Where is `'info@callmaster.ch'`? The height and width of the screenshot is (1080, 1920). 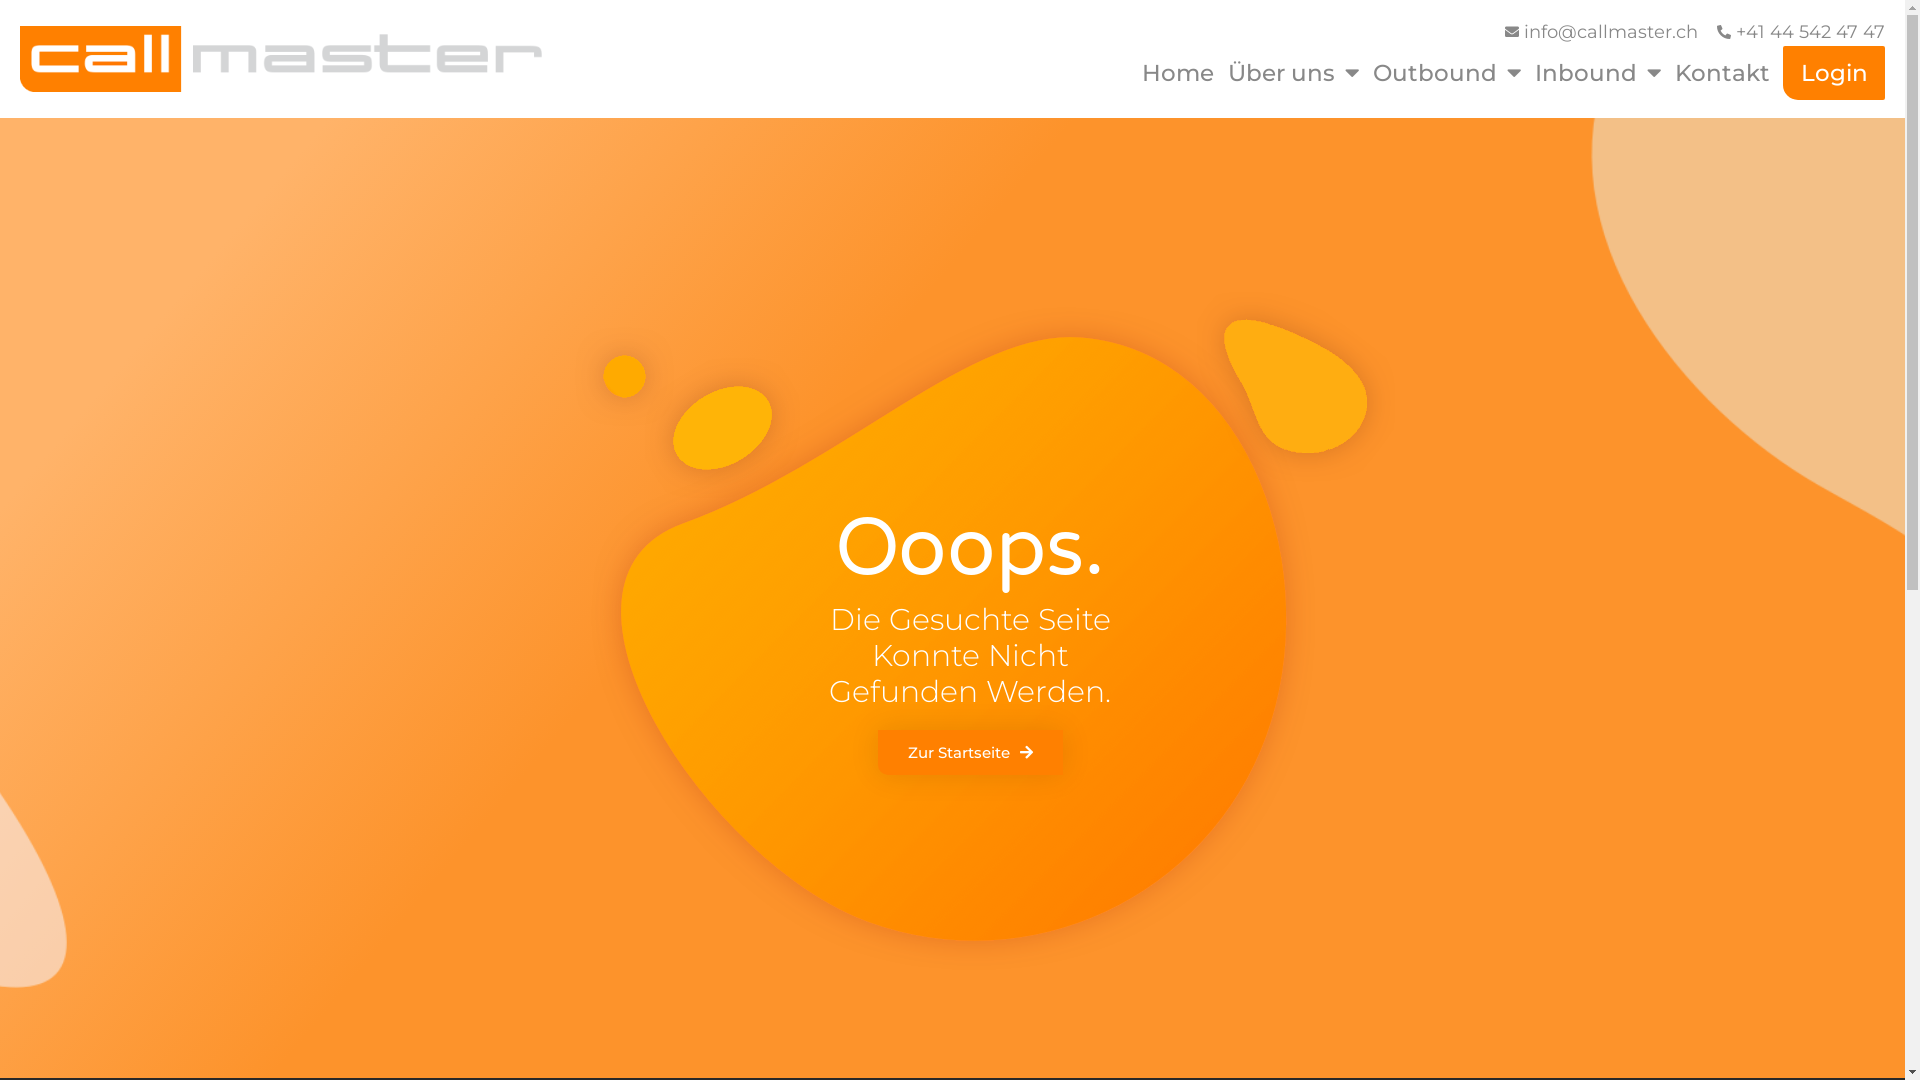 'info@callmaster.ch' is located at coordinates (1598, 32).